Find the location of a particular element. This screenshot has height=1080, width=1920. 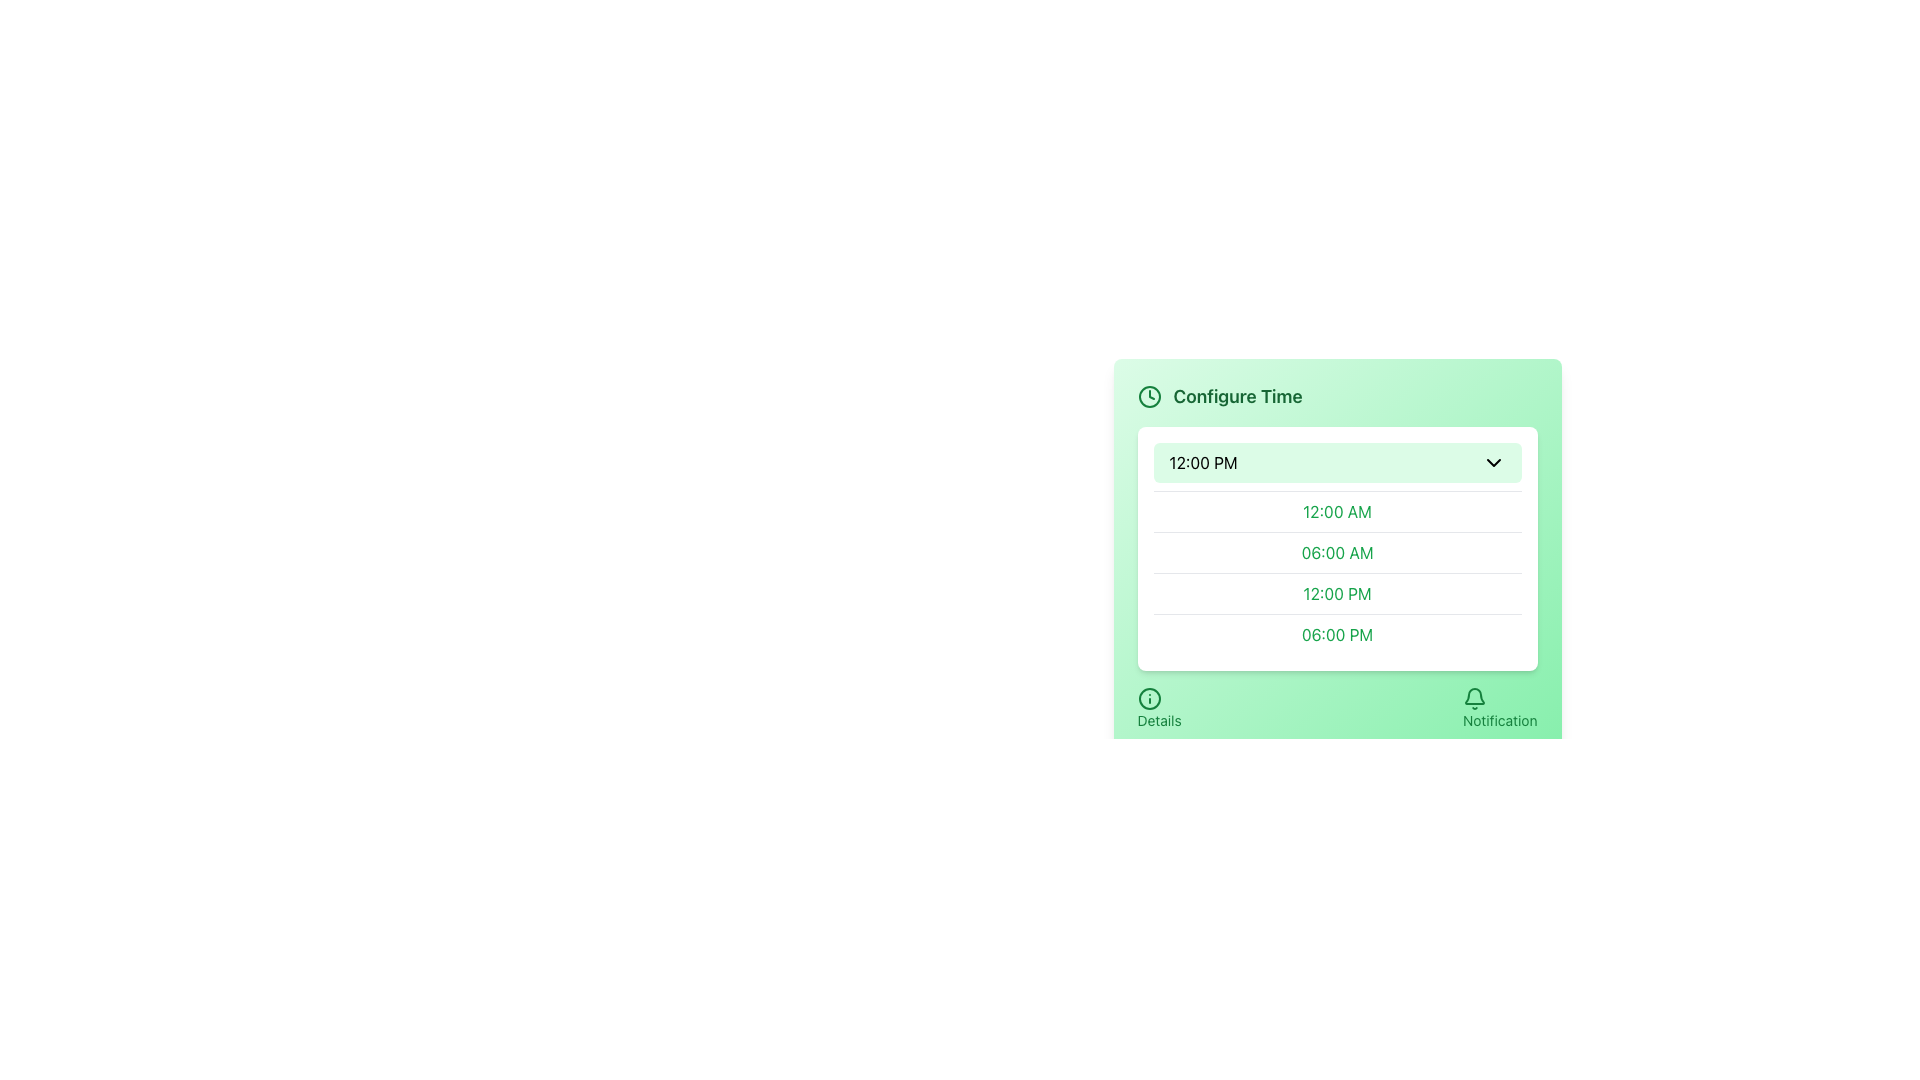

the 'Notification' section of the composite navigation element, which is styled in green on a light green background, to manage alerts is located at coordinates (1337, 708).